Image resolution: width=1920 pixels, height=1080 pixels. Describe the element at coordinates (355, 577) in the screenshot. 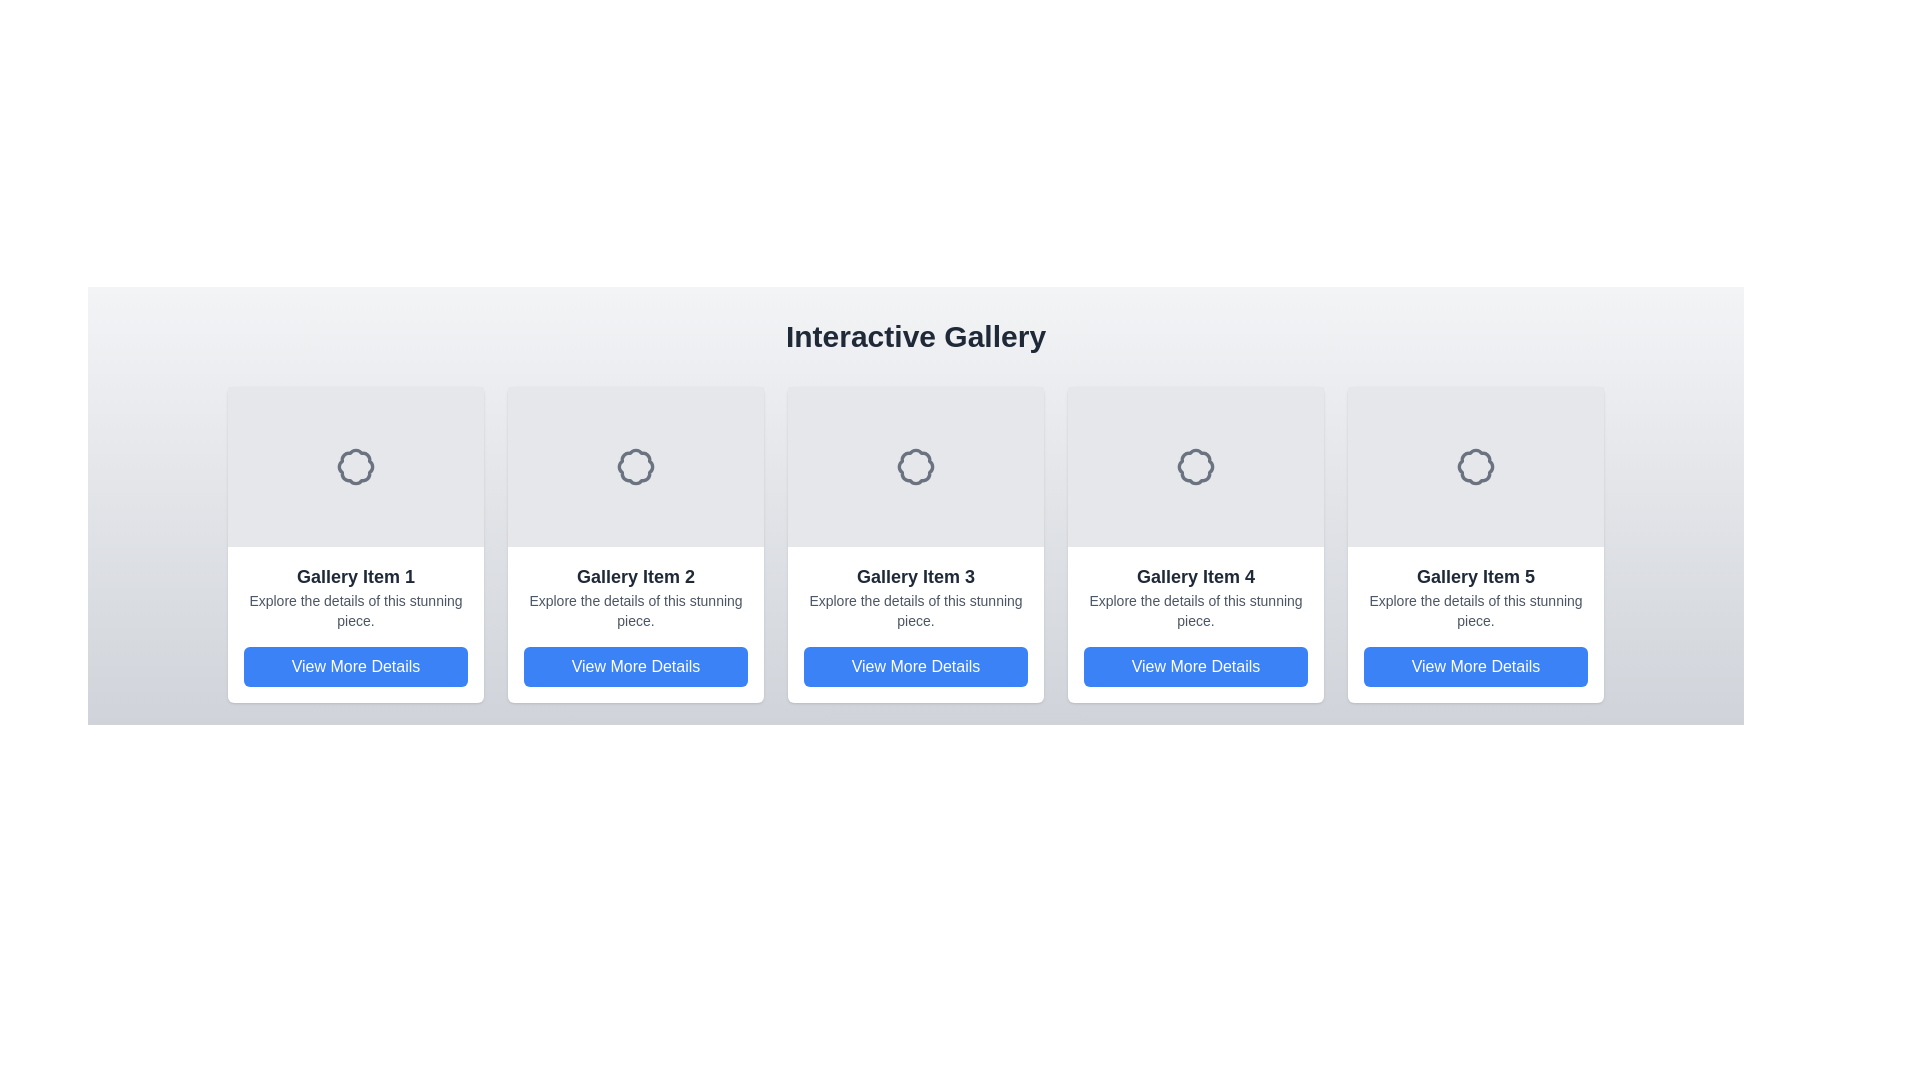

I see `text 'Gallery Item 1' which is styled in bold and prominently located at the top of the first card in the grid layout` at that location.